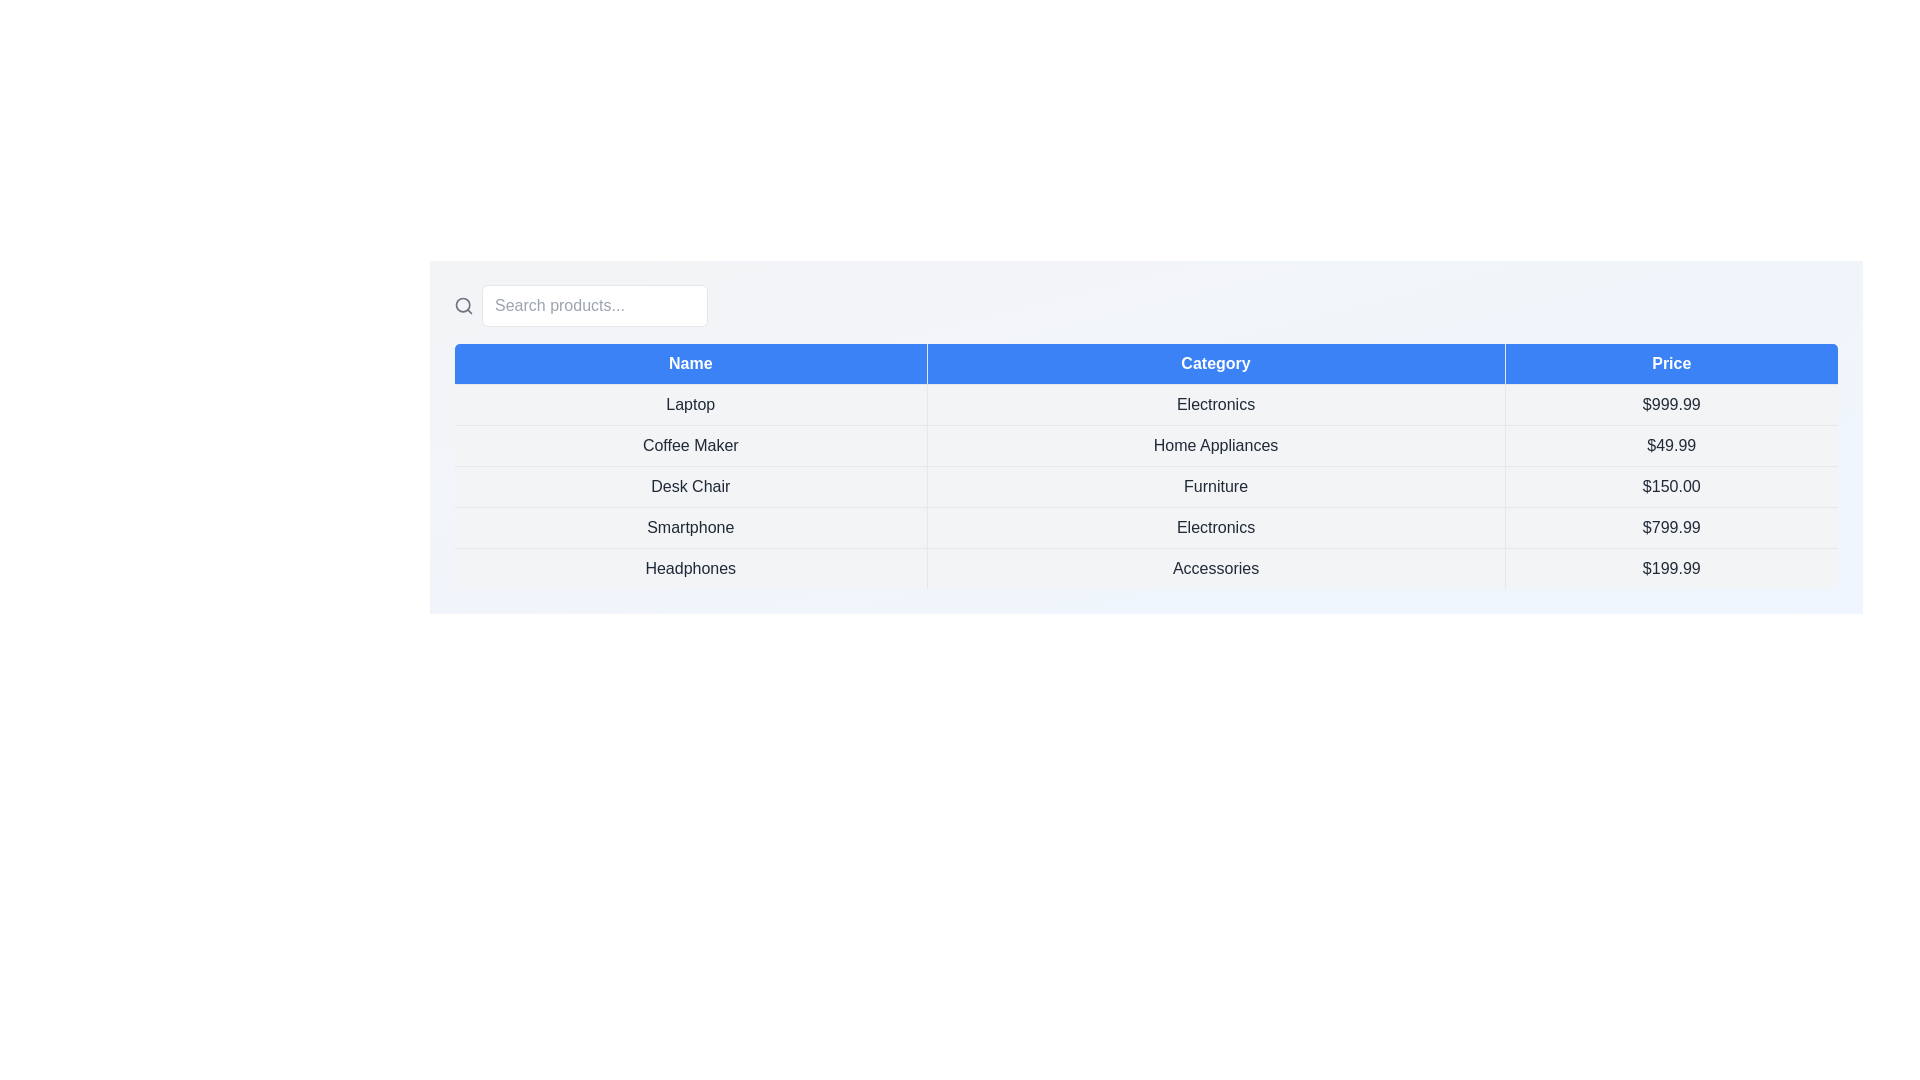 The width and height of the screenshot is (1920, 1080). What do you see at coordinates (1146, 445) in the screenshot?
I see `the text row displaying 'Coffee Maker Home Appliances $49.99'` at bounding box center [1146, 445].